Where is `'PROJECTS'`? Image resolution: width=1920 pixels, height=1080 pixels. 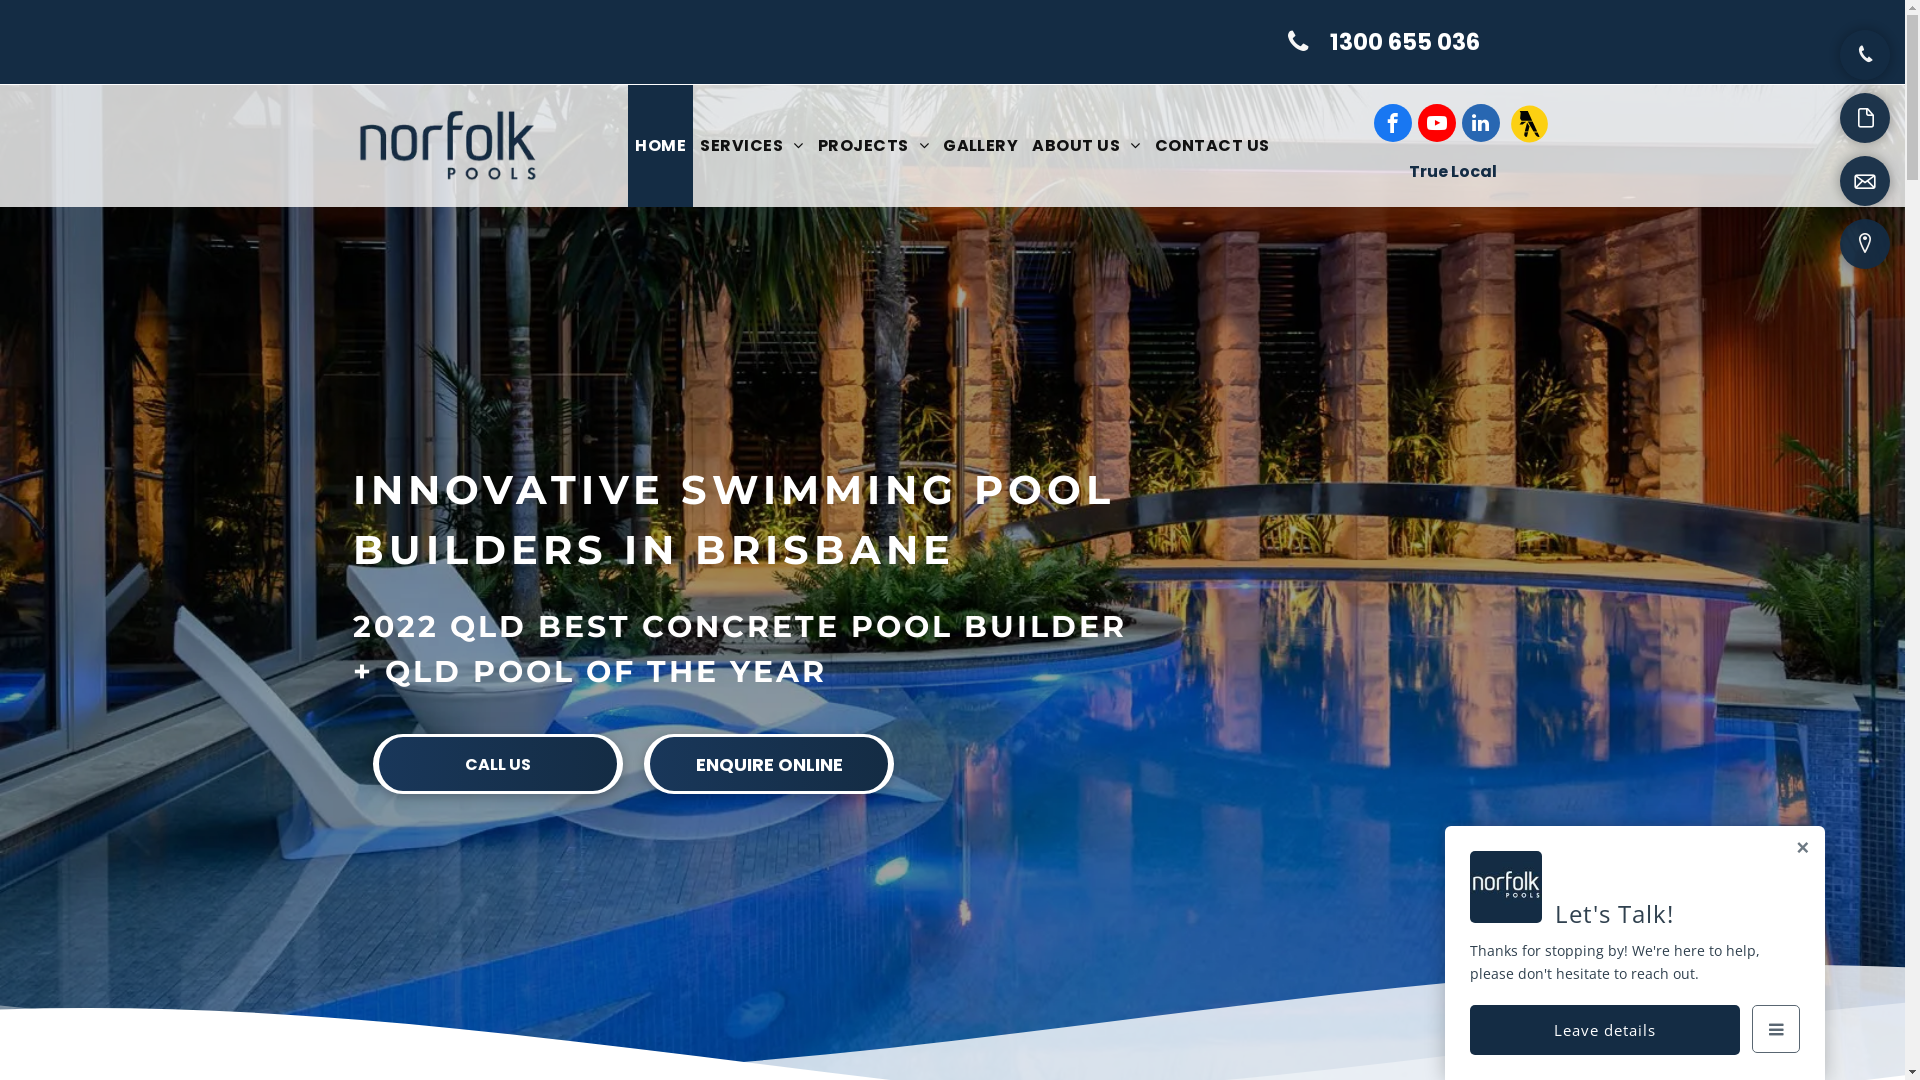 'PROJECTS' is located at coordinates (811, 145).